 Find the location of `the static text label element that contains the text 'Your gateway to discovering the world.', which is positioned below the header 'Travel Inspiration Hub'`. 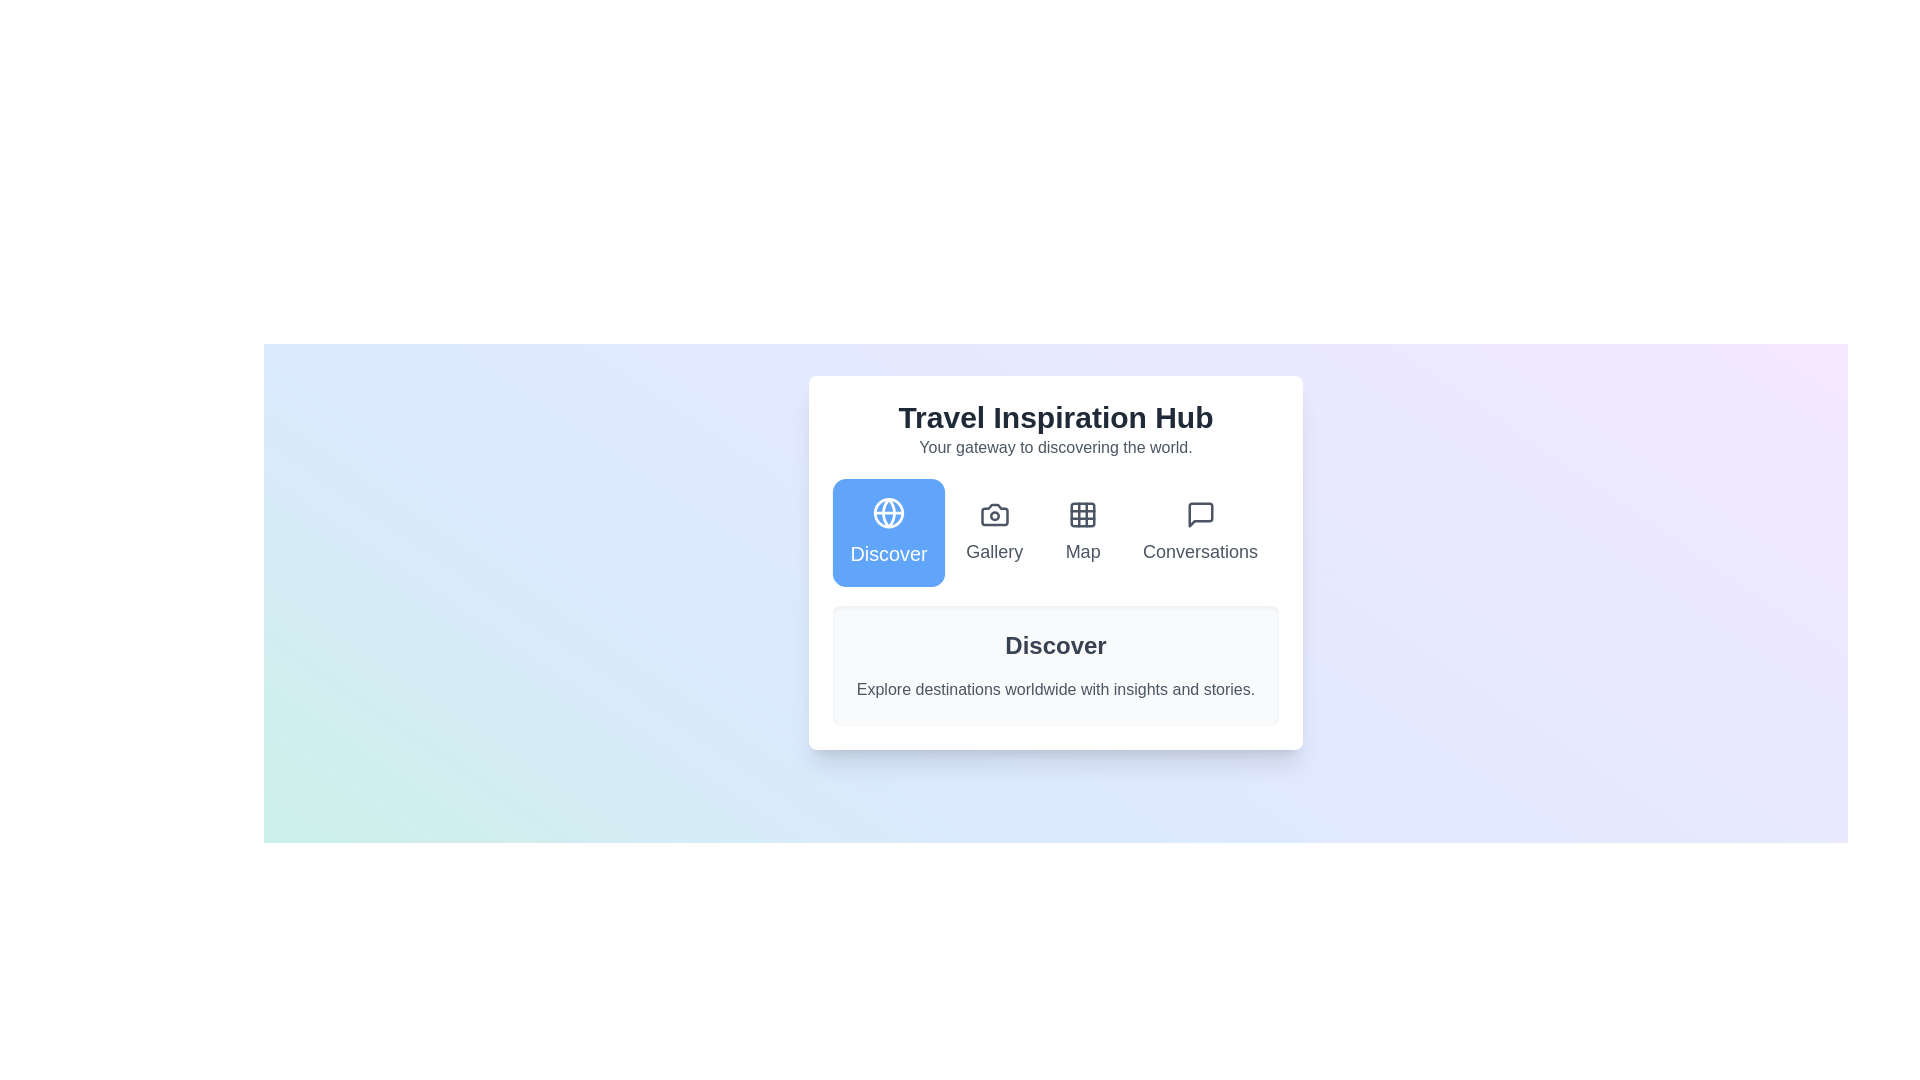

the static text label element that contains the text 'Your gateway to discovering the world.', which is positioned below the header 'Travel Inspiration Hub' is located at coordinates (1055, 446).